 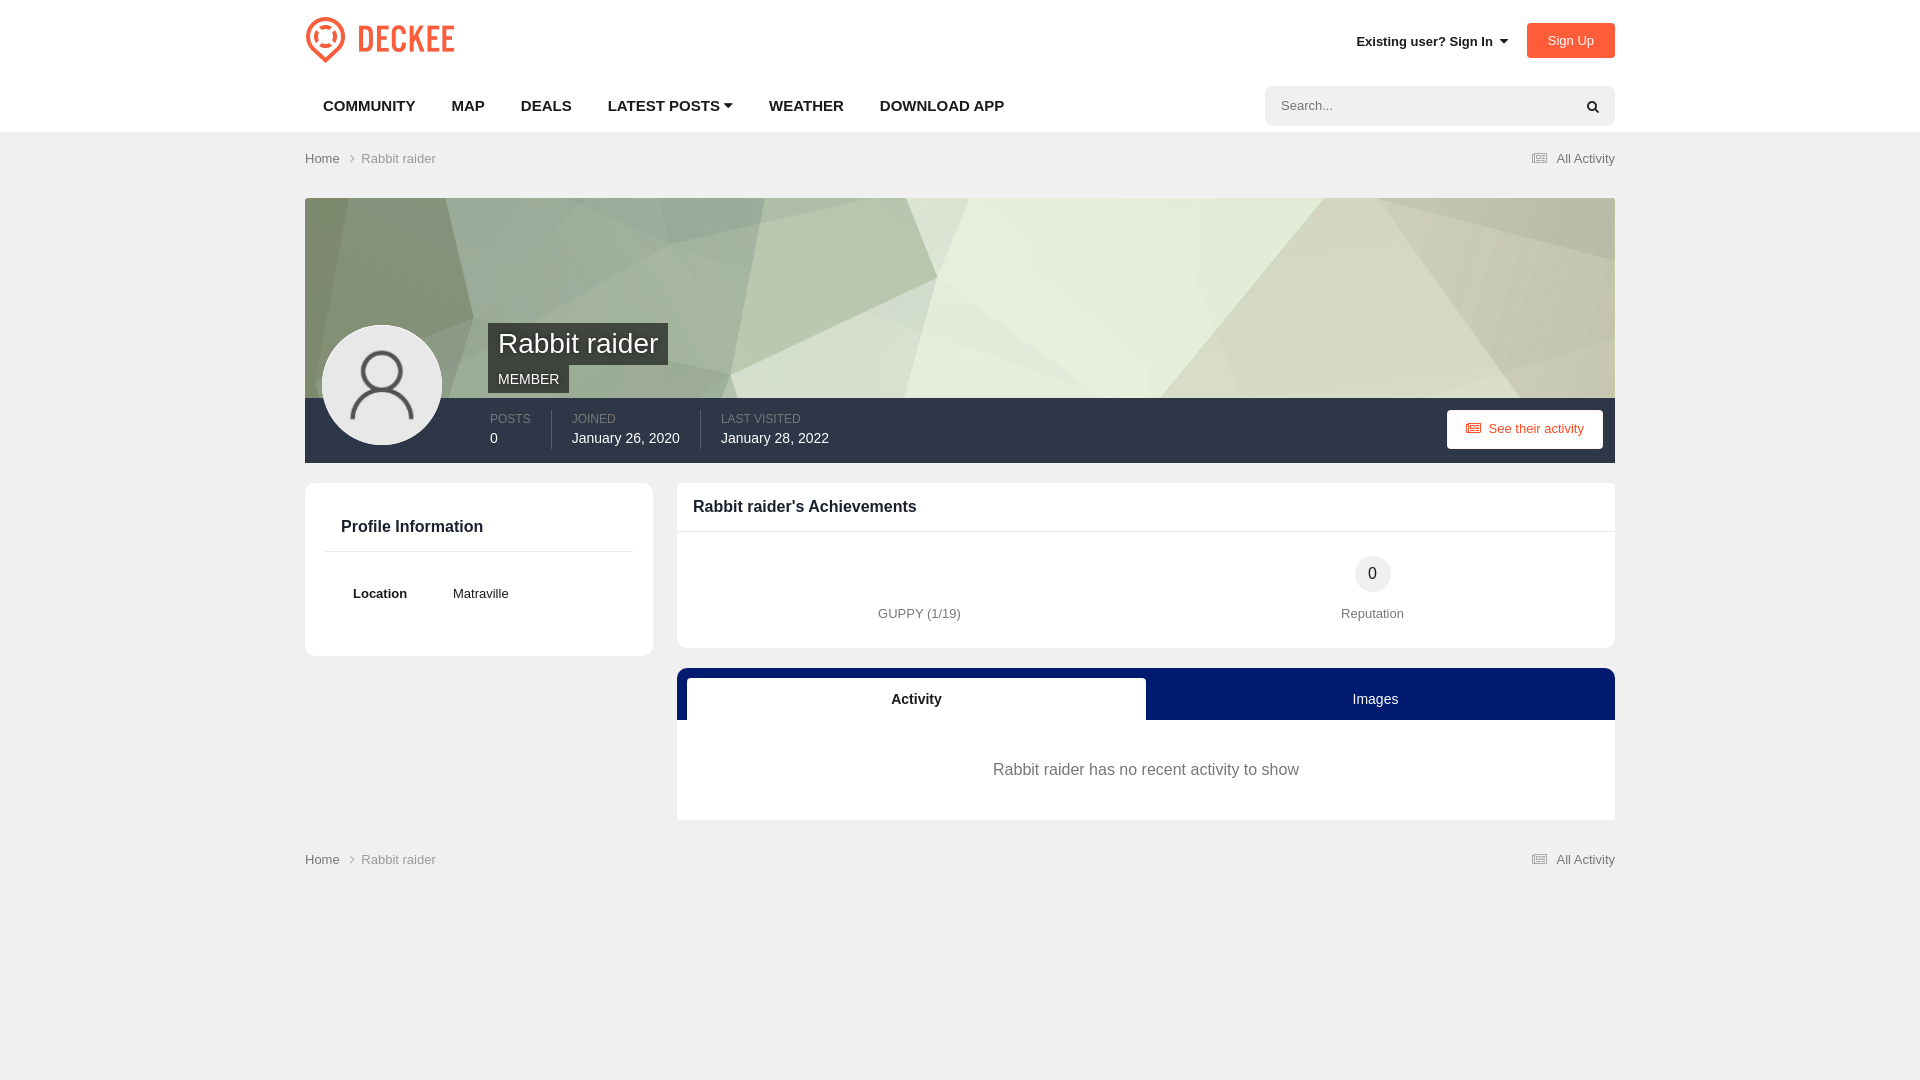 What do you see at coordinates (1374, 697) in the screenshot?
I see `'Images'` at bounding box center [1374, 697].